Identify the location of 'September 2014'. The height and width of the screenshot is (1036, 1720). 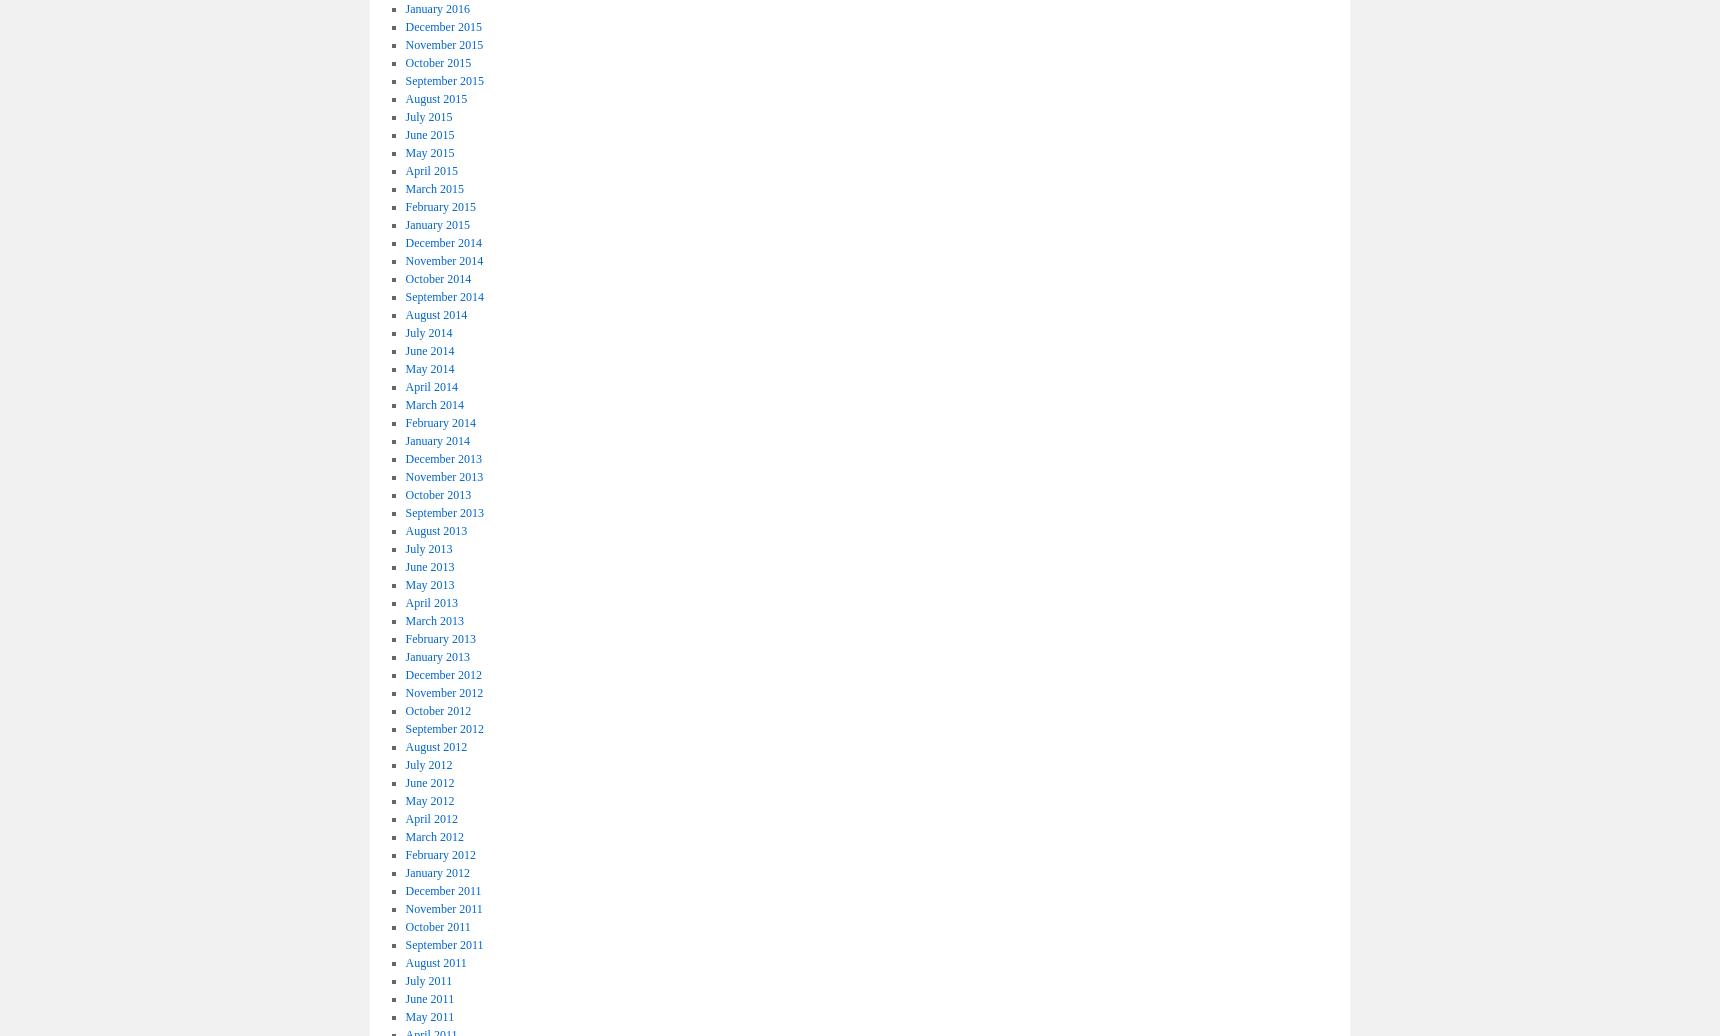
(442, 295).